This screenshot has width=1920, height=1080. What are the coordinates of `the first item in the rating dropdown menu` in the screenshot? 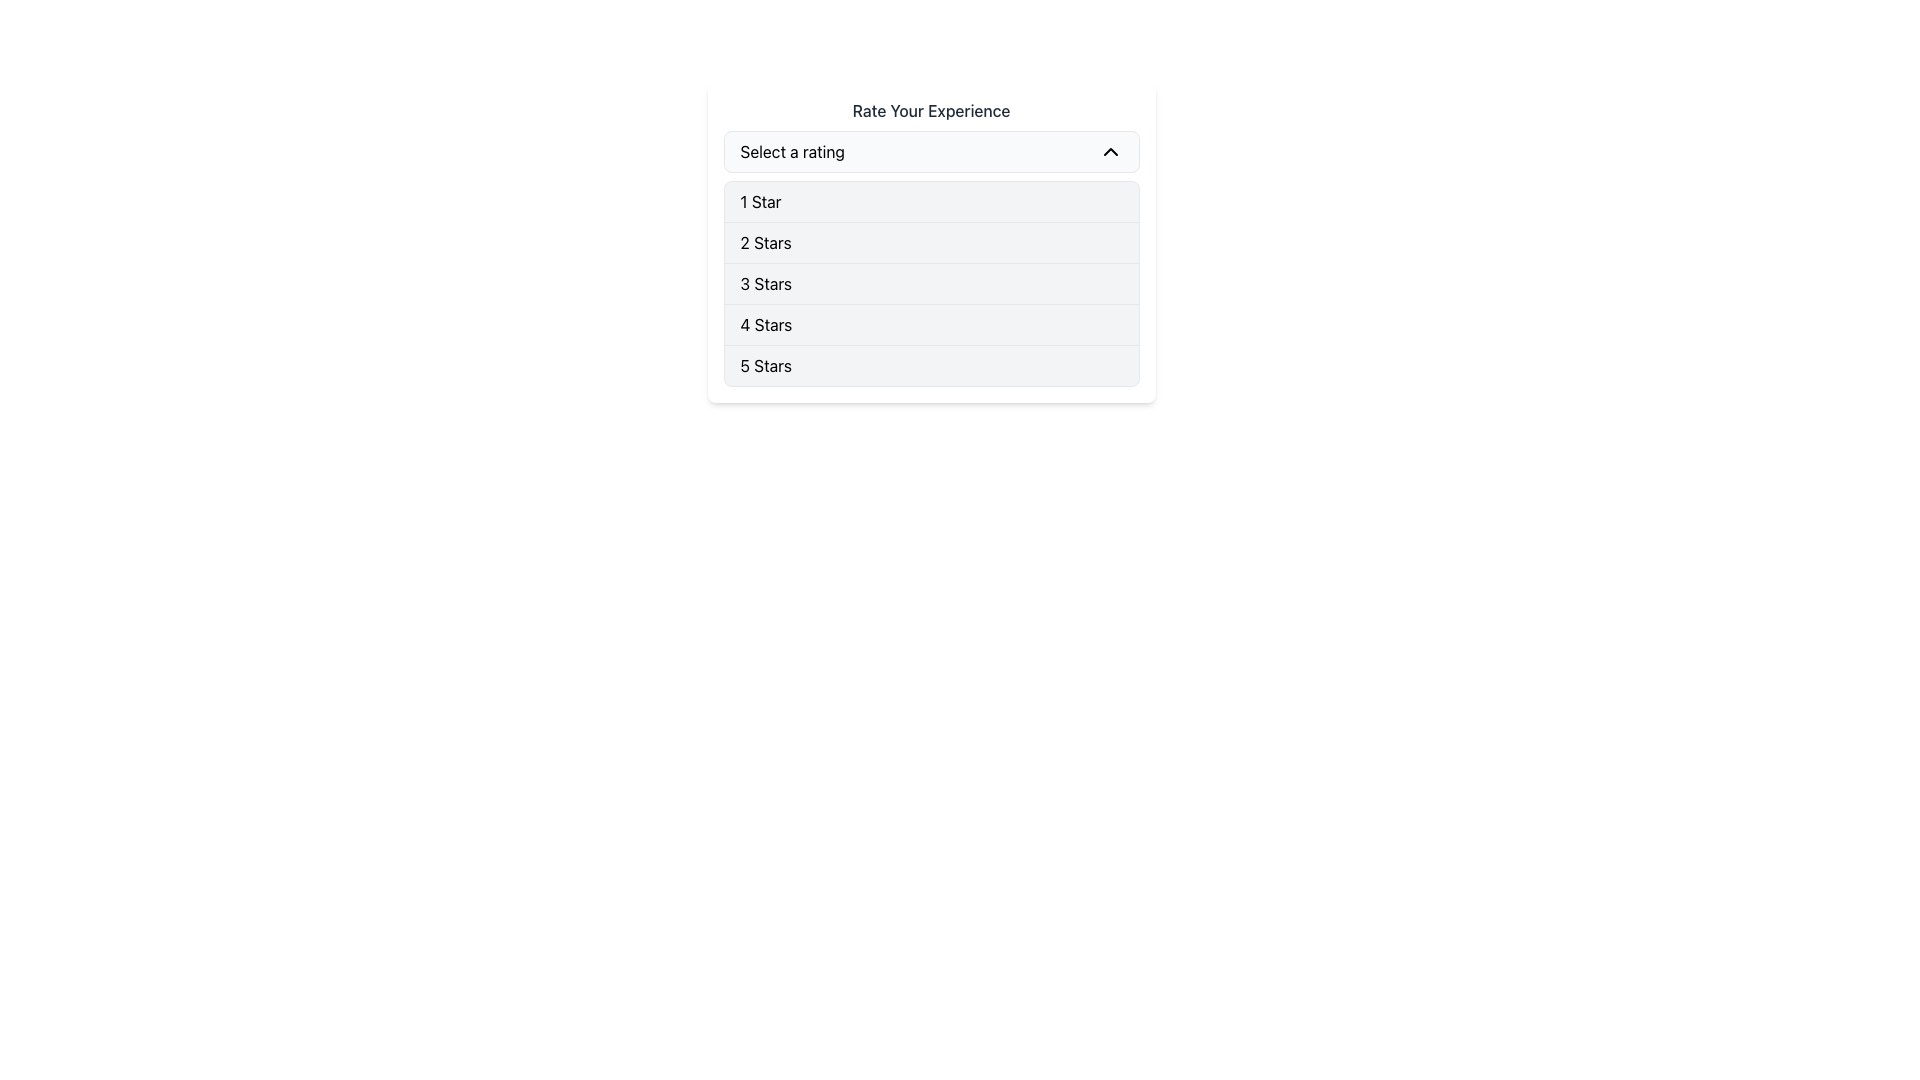 It's located at (930, 201).